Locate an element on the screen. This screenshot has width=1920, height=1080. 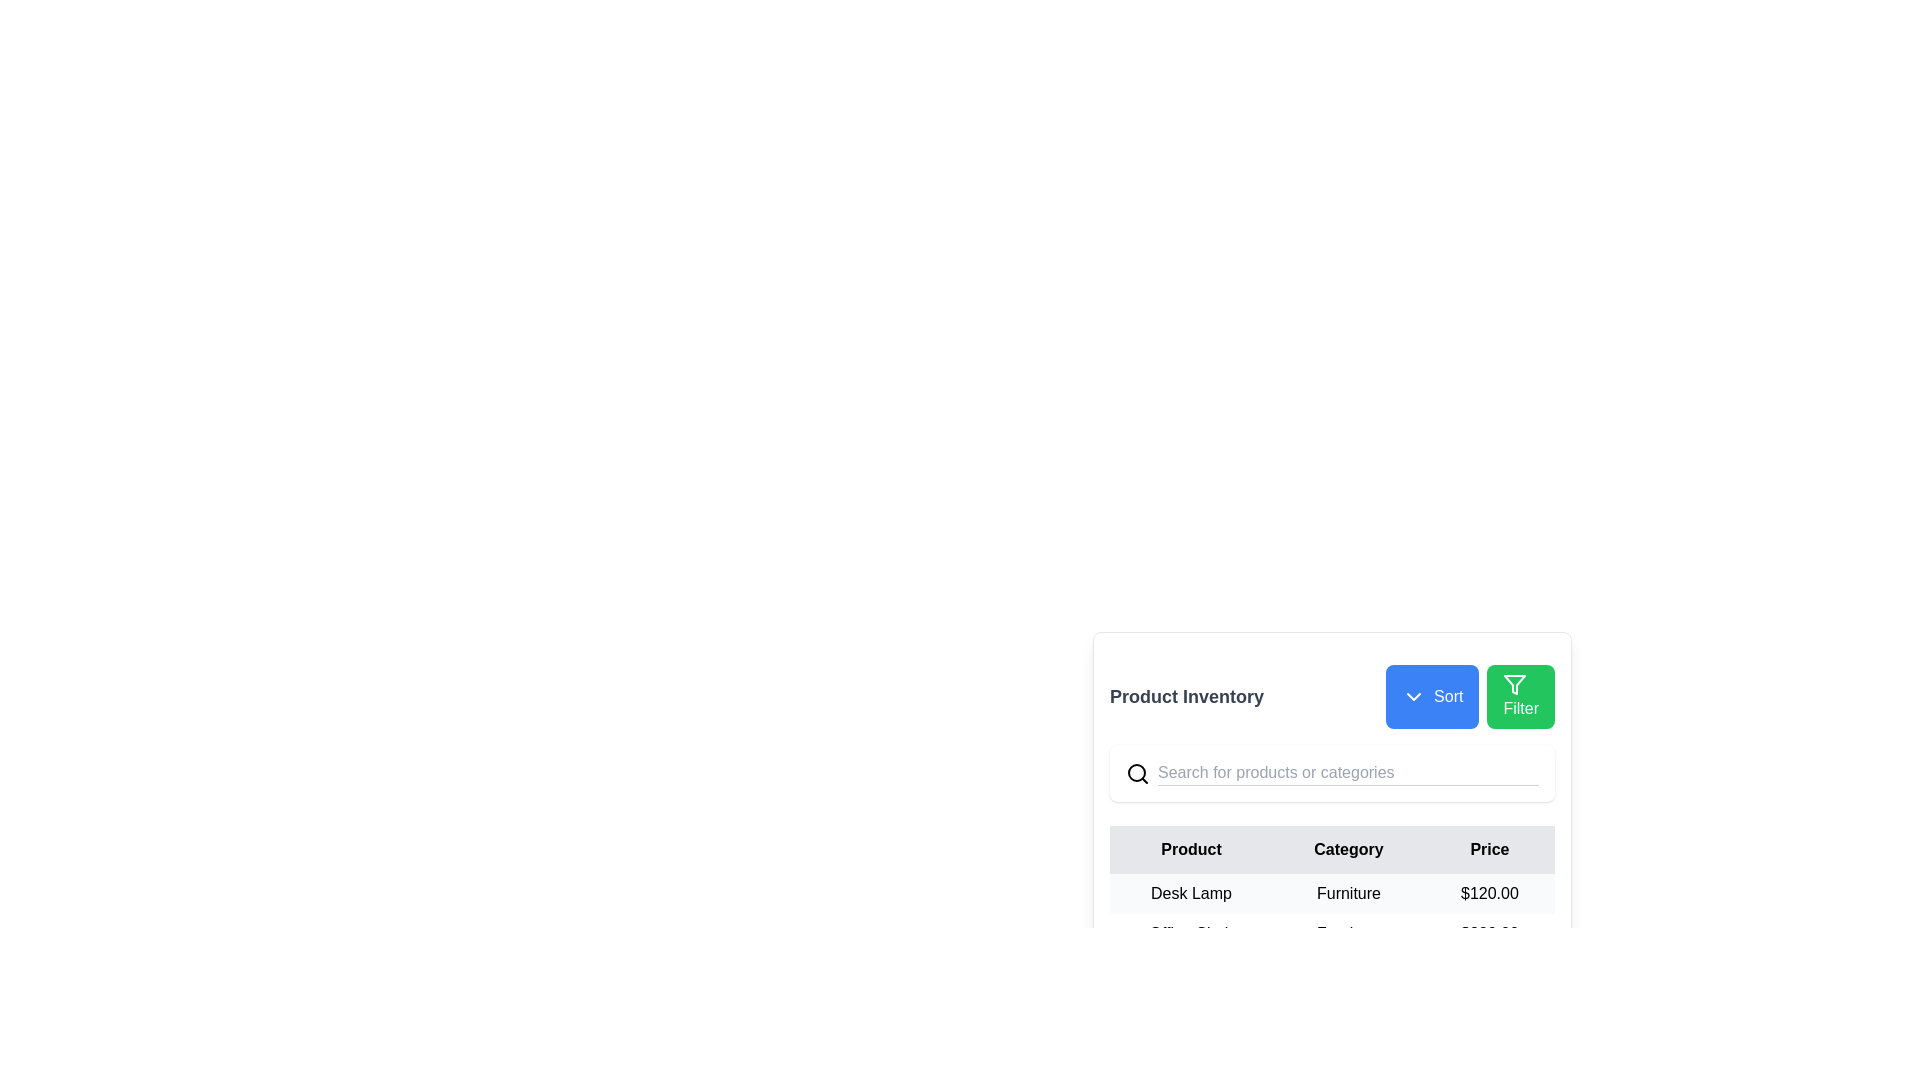
the 'Filter' icon located within a green-buttoned 'Filter' component is located at coordinates (1515, 684).